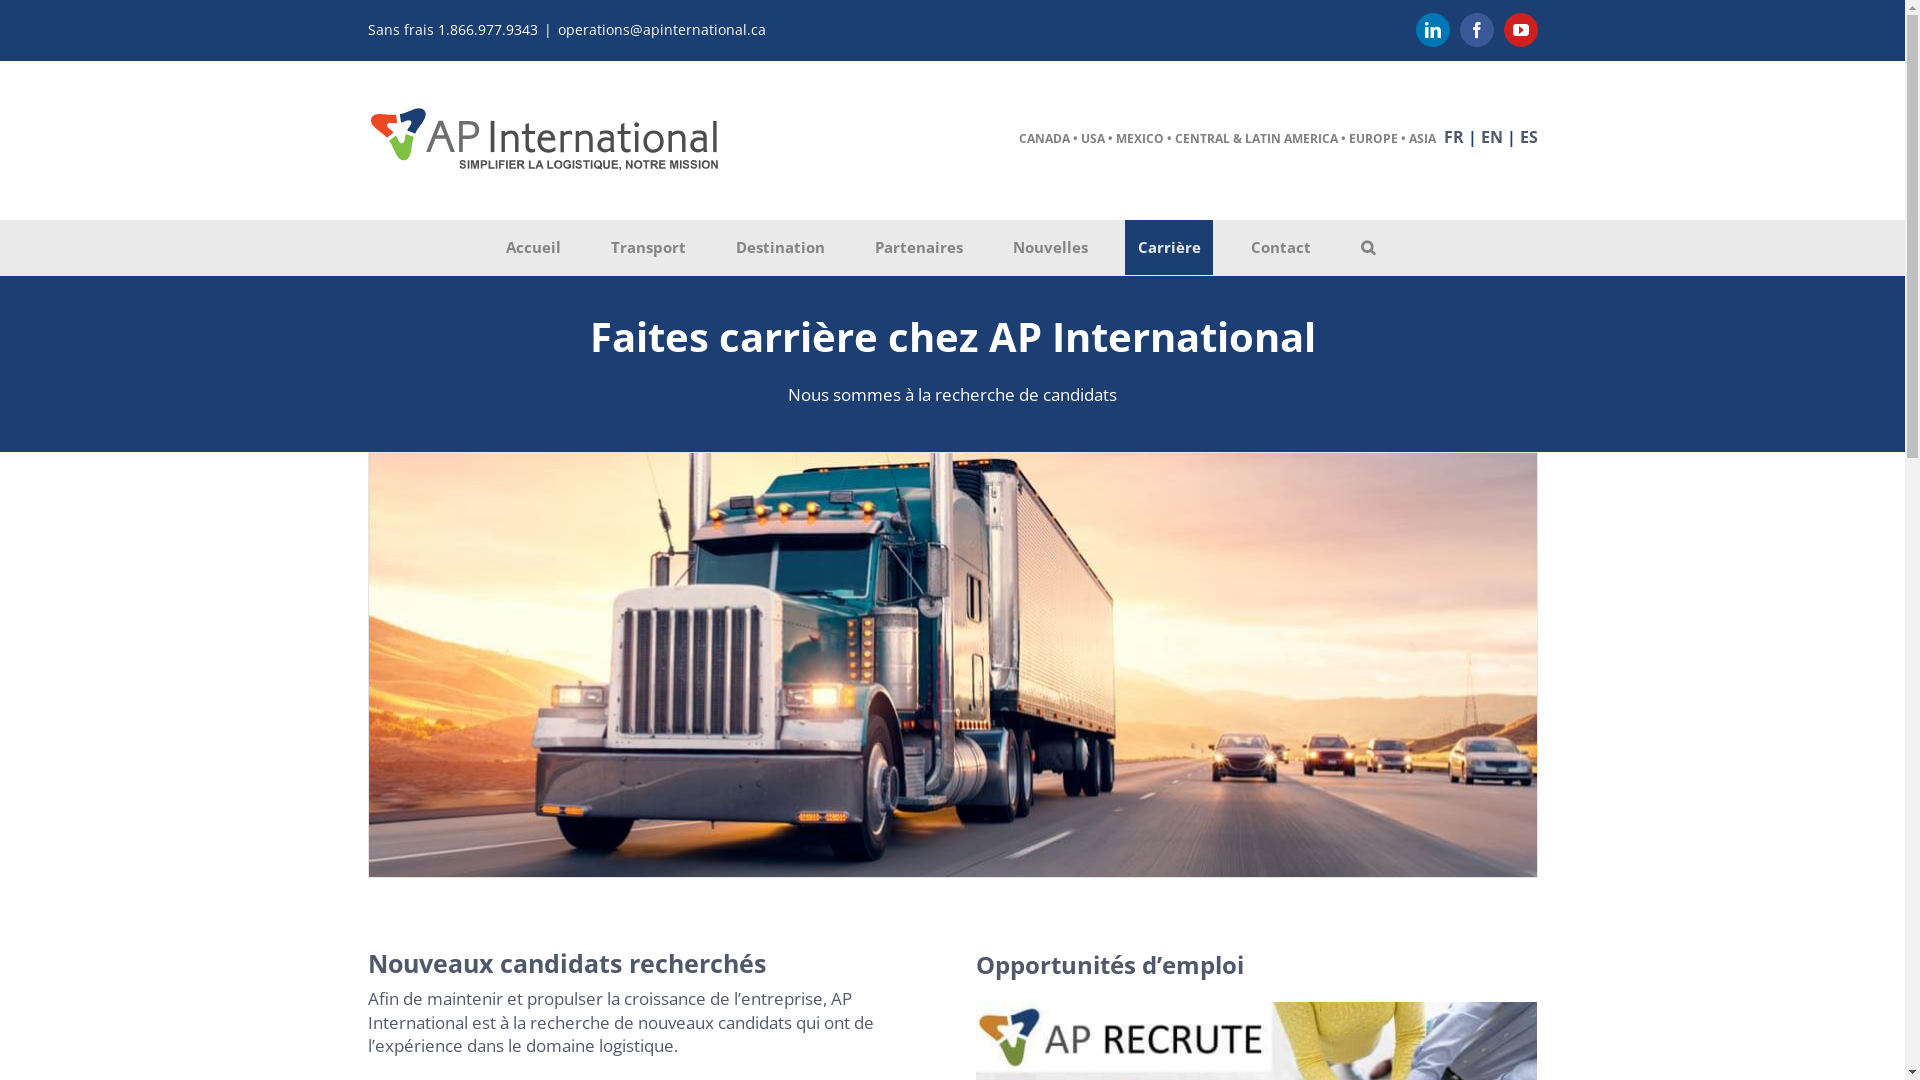 Image resolution: width=1920 pixels, height=1080 pixels. I want to click on 'LinkedIn', so click(1432, 30).